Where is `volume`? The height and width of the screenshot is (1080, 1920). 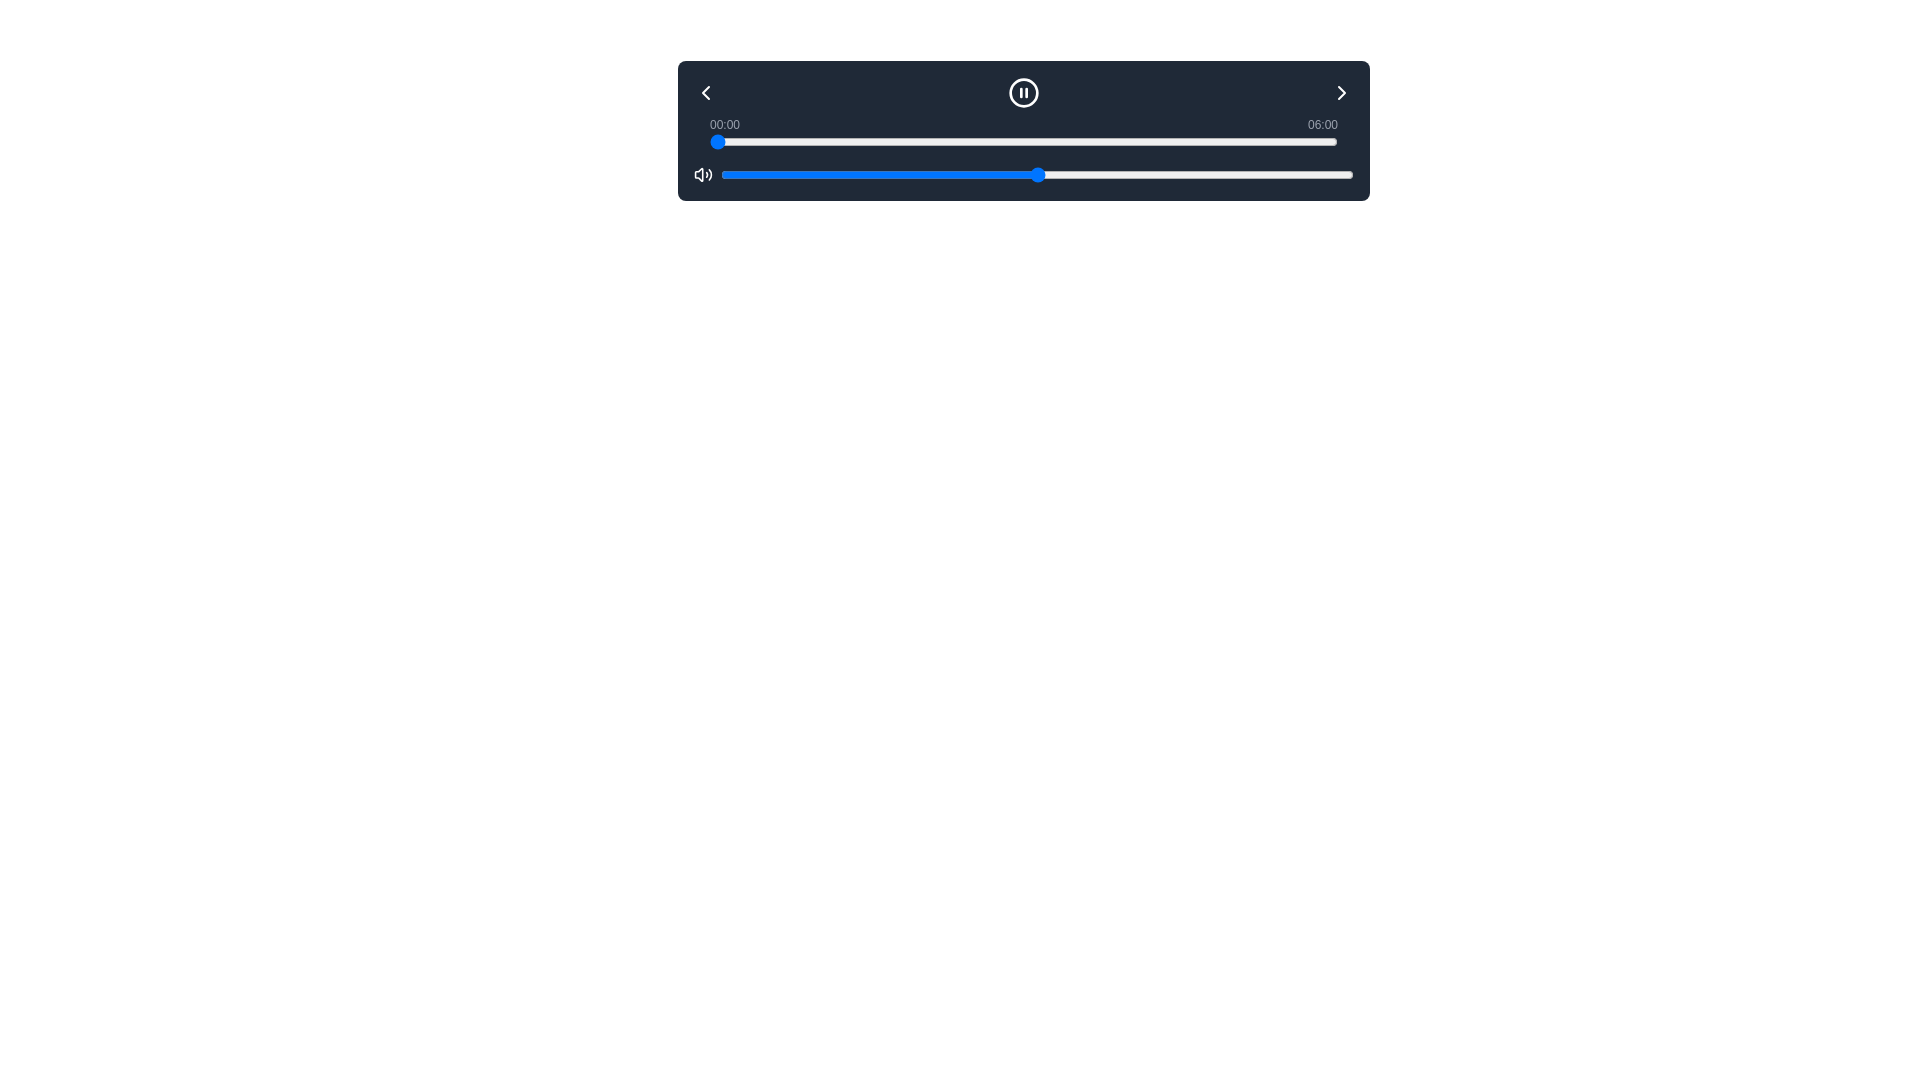 volume is located at coordinates (854, 173).